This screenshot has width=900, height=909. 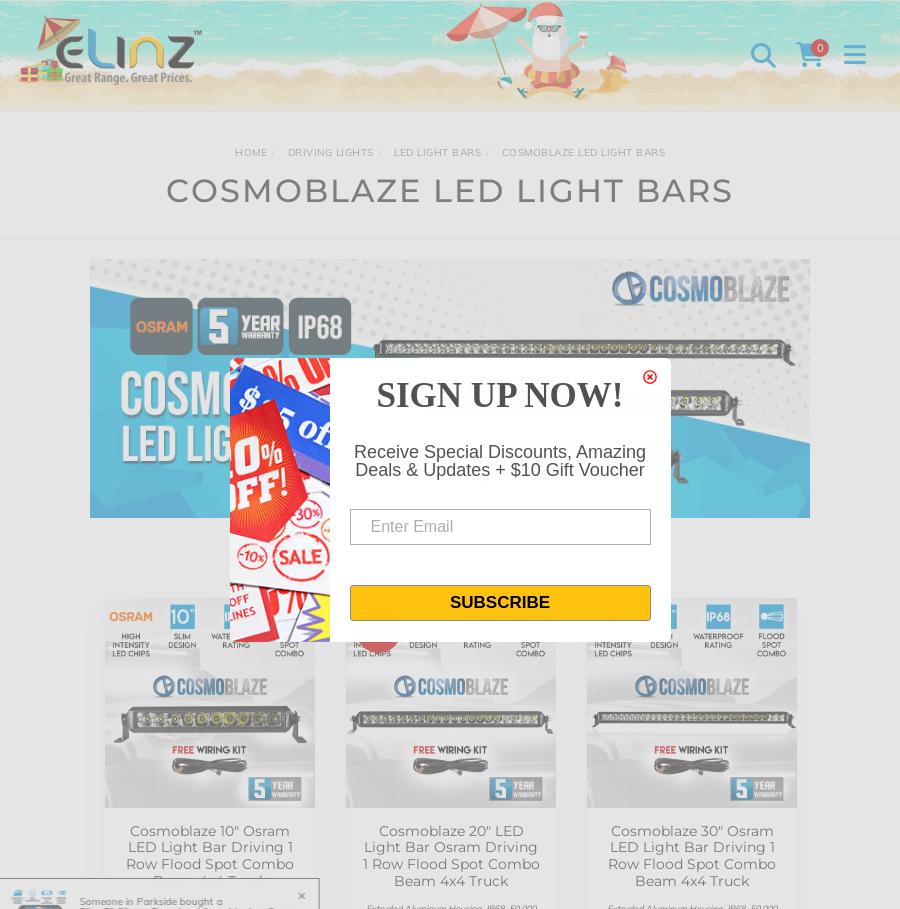 I want to click on 'Home', so click(x=250, y=151).